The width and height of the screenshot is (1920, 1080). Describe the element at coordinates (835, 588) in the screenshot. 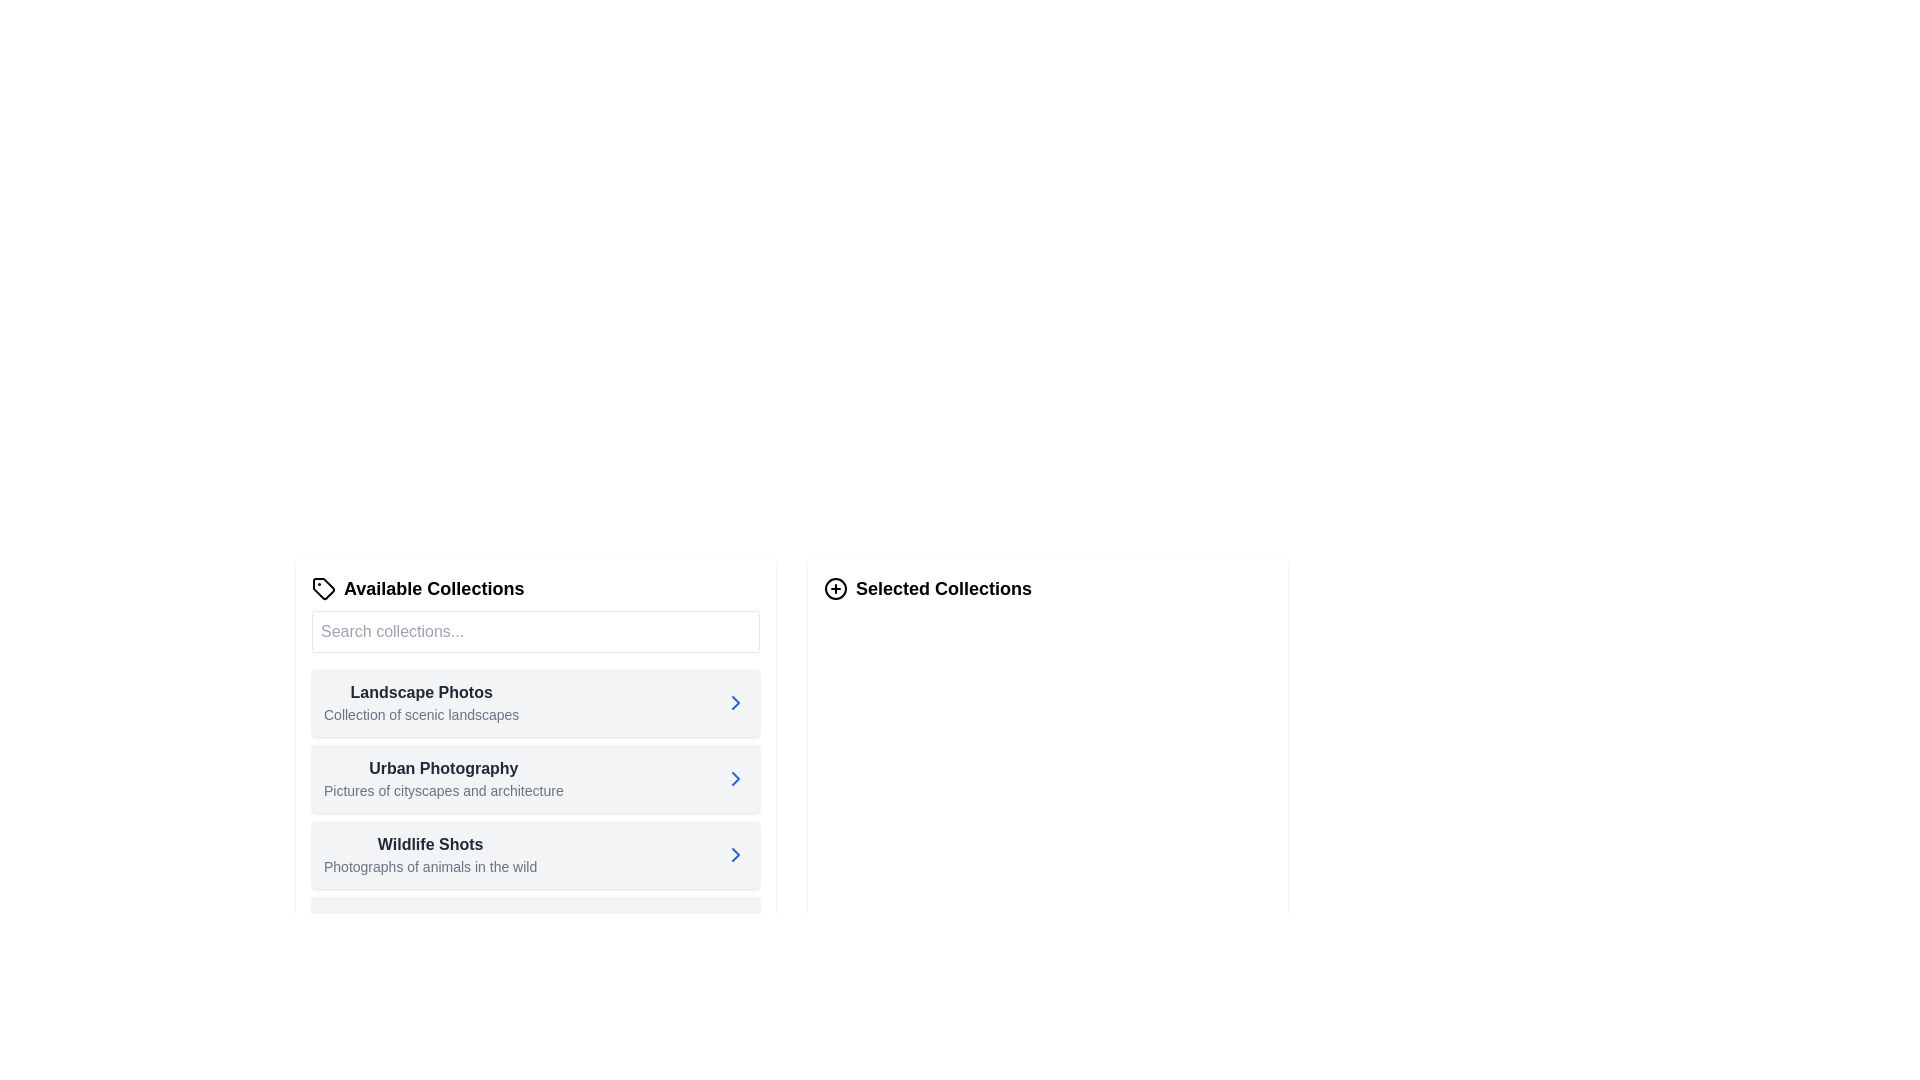

I see `the add item button located to the left of the 'Selected Collections' text` at that location.